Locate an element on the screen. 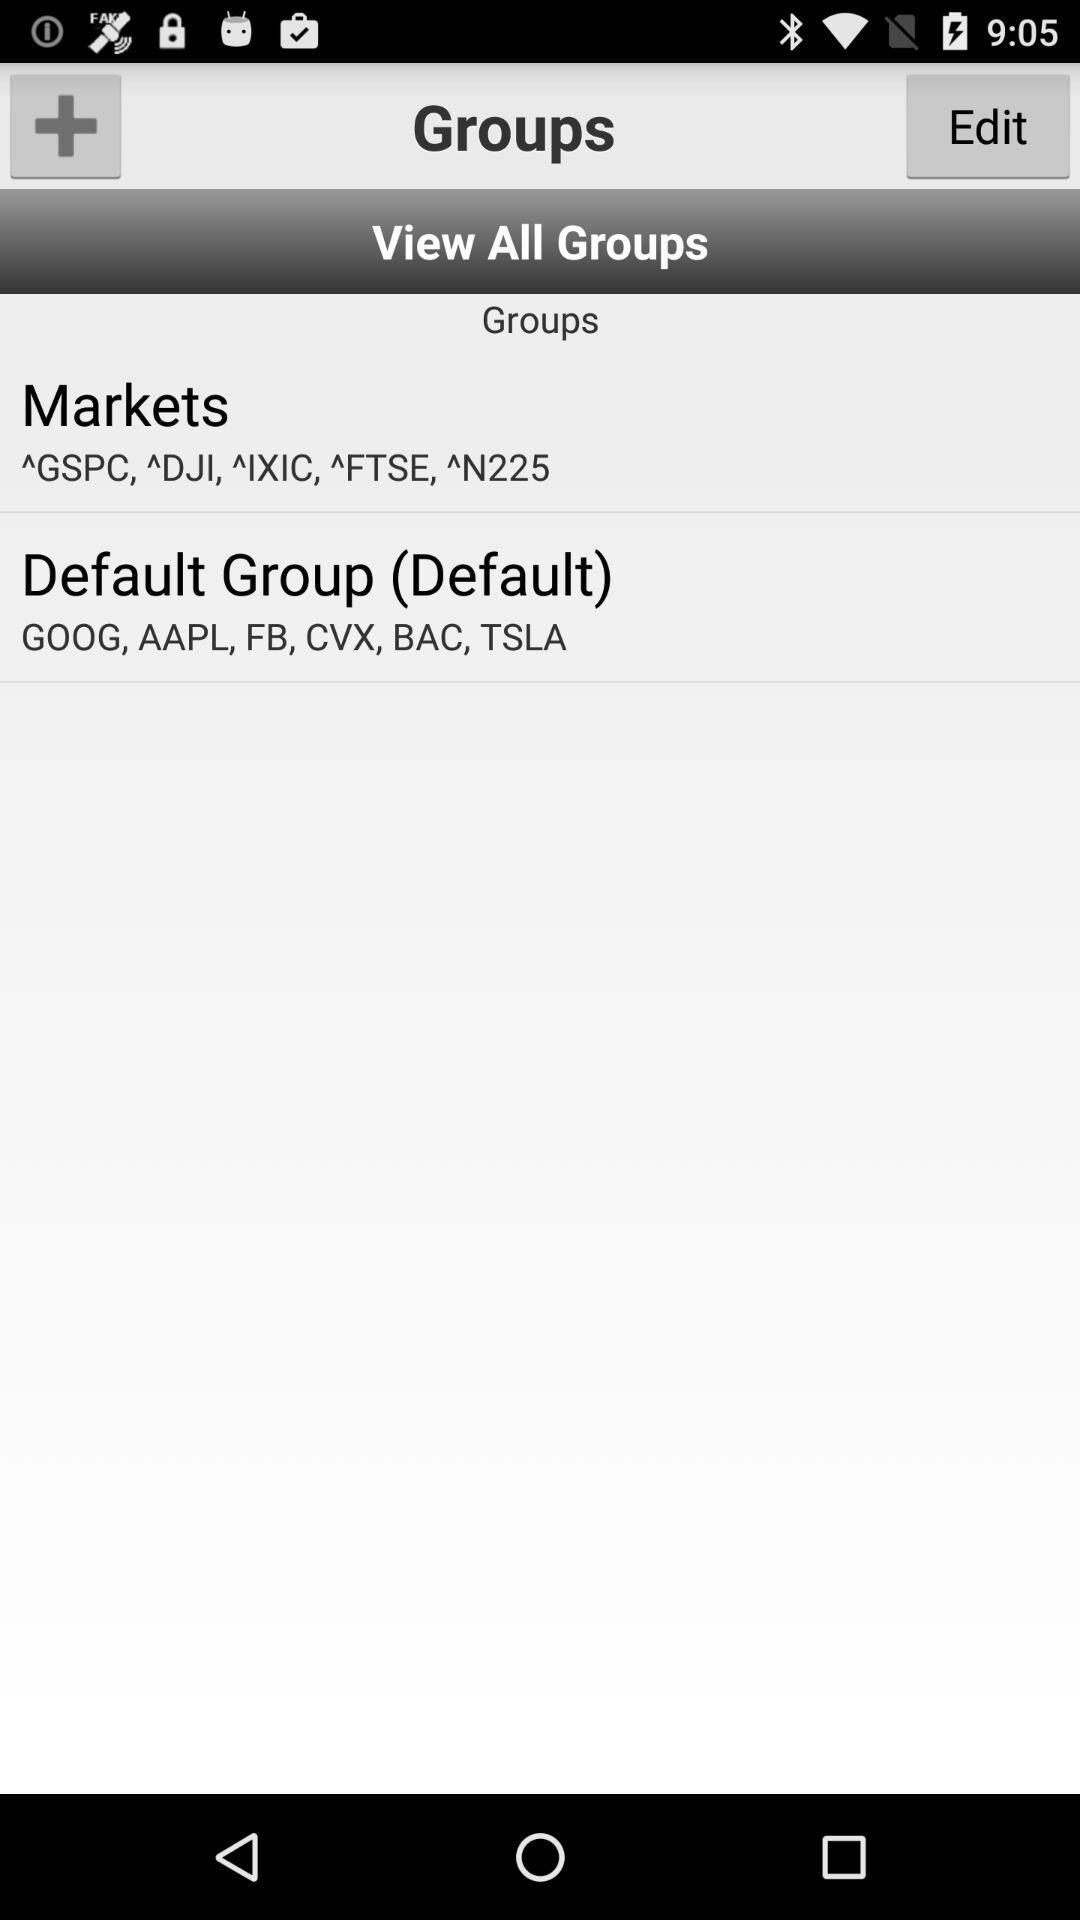 This screenshot has width=1080, height=1920. click add option is located at coordinates (64, 124).